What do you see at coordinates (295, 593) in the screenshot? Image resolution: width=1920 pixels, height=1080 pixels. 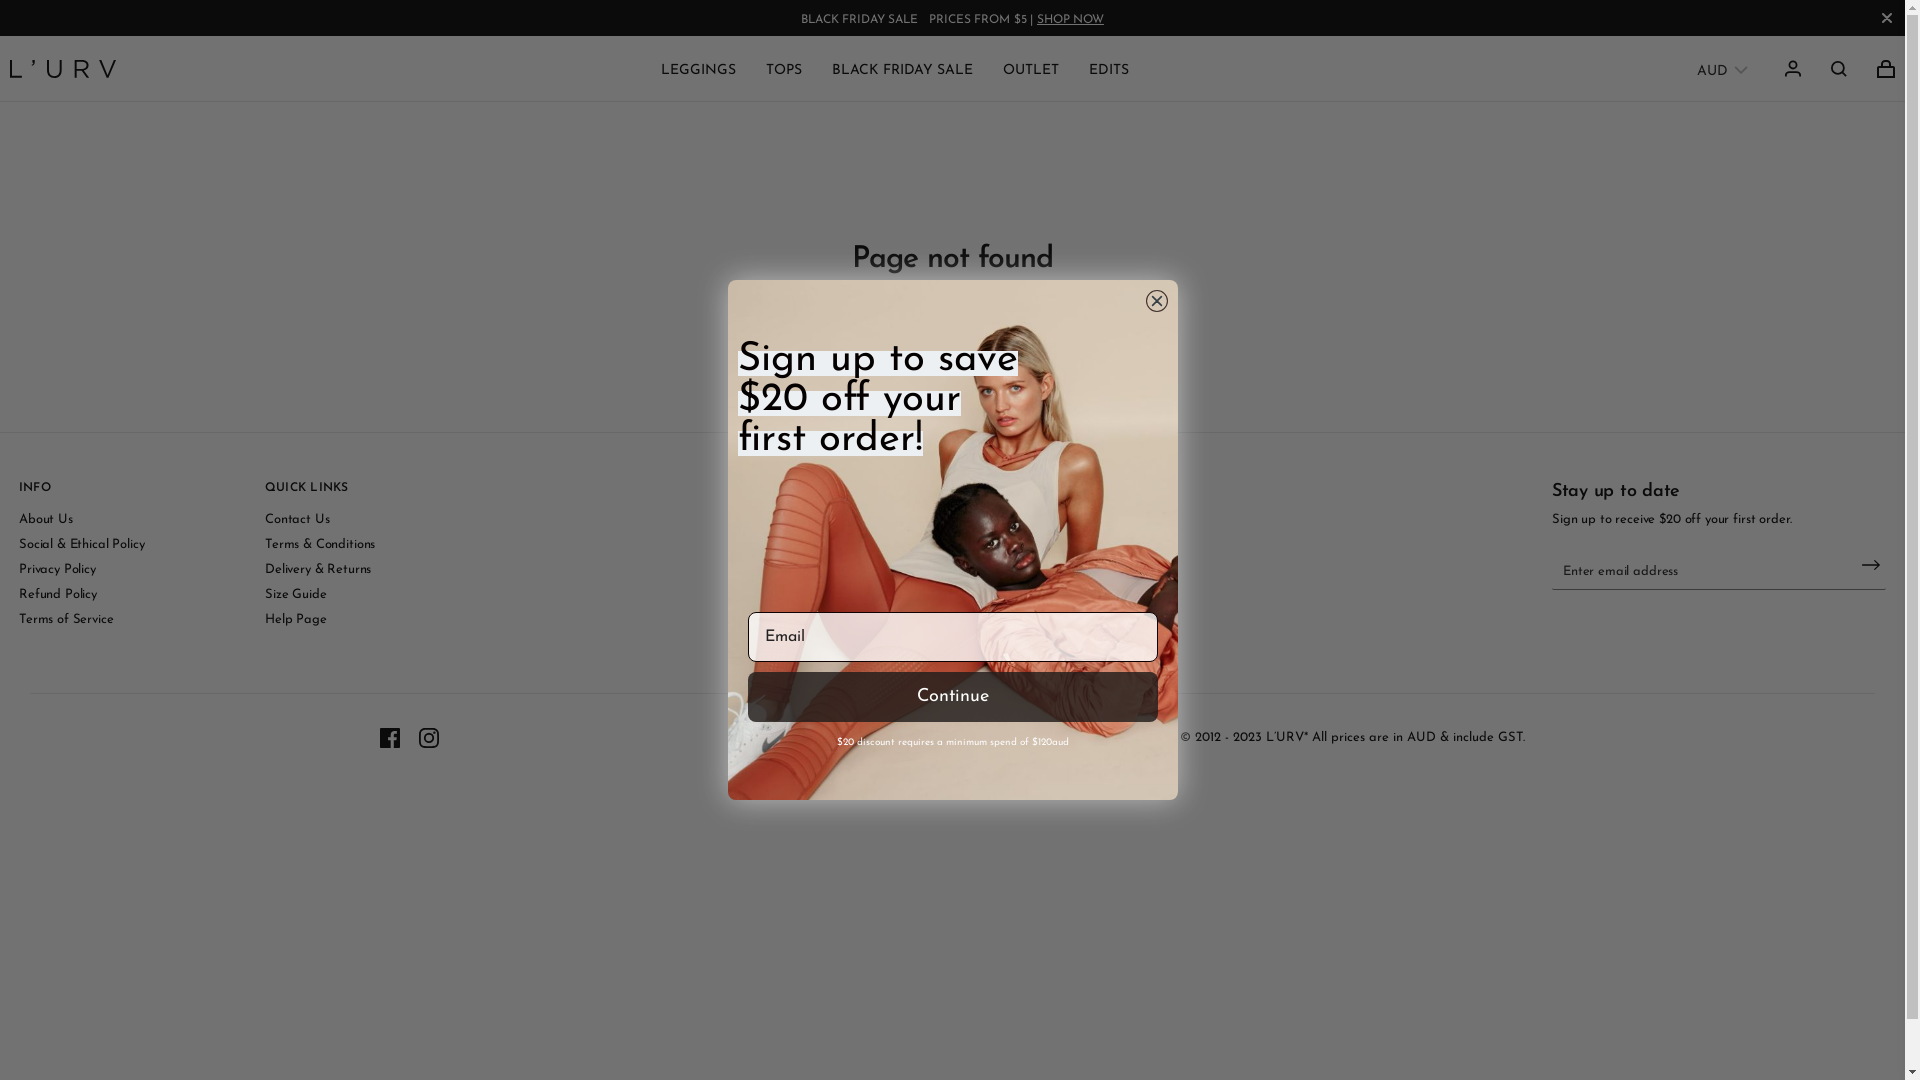 I see `'Size Guide'` at bounding box center [295, 593].